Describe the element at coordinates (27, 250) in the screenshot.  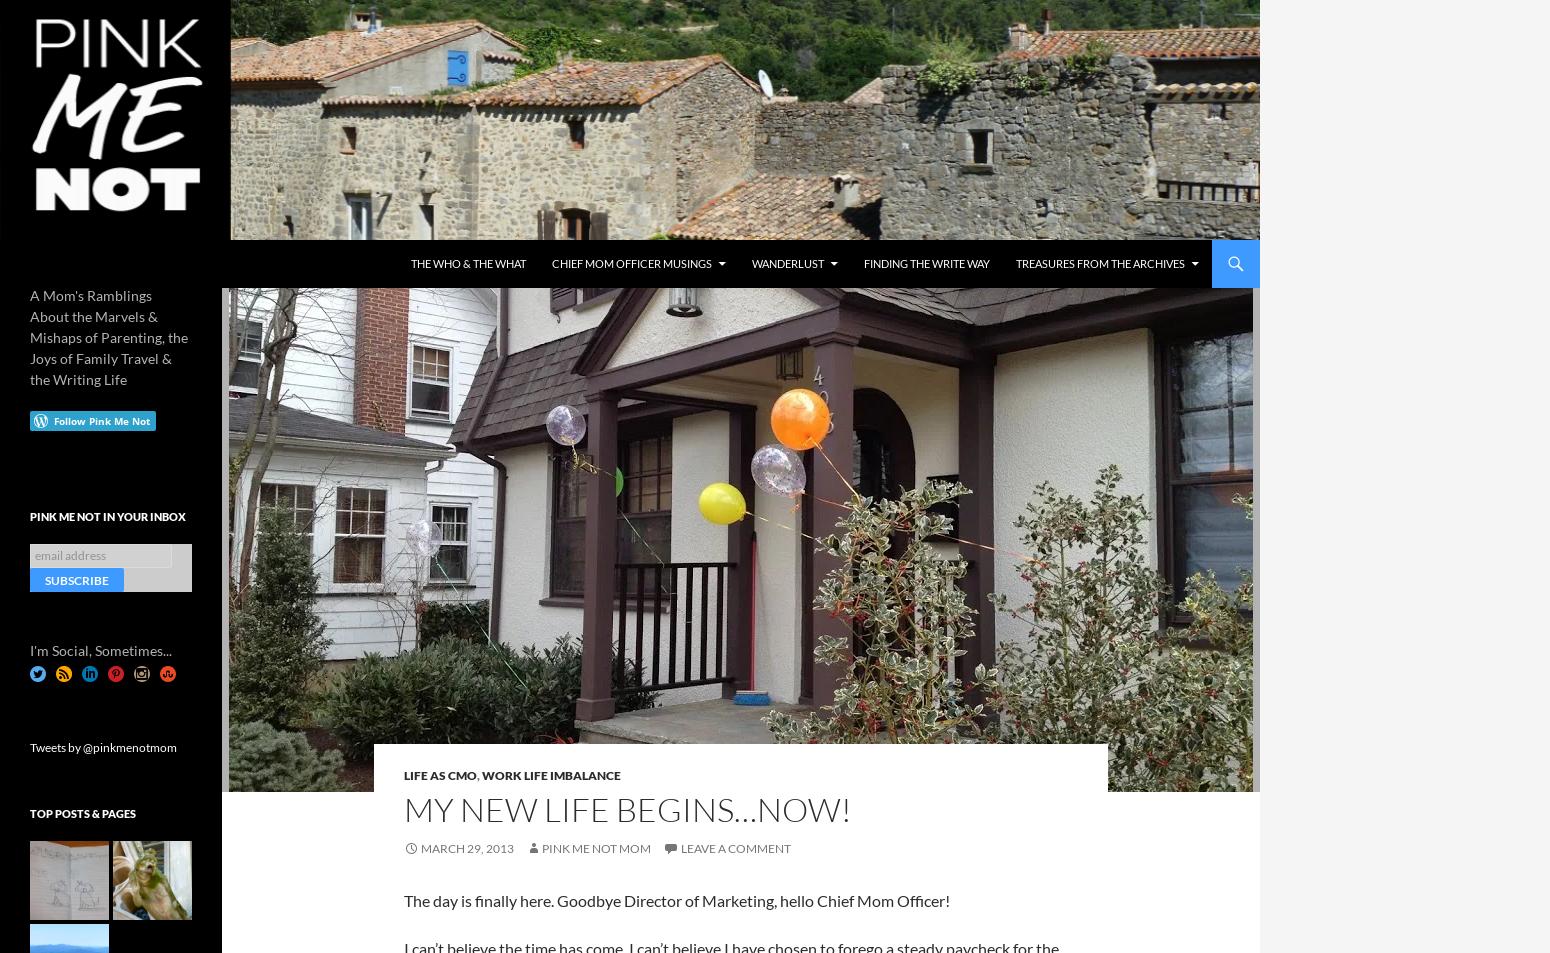
I see `'Search'` at that location.